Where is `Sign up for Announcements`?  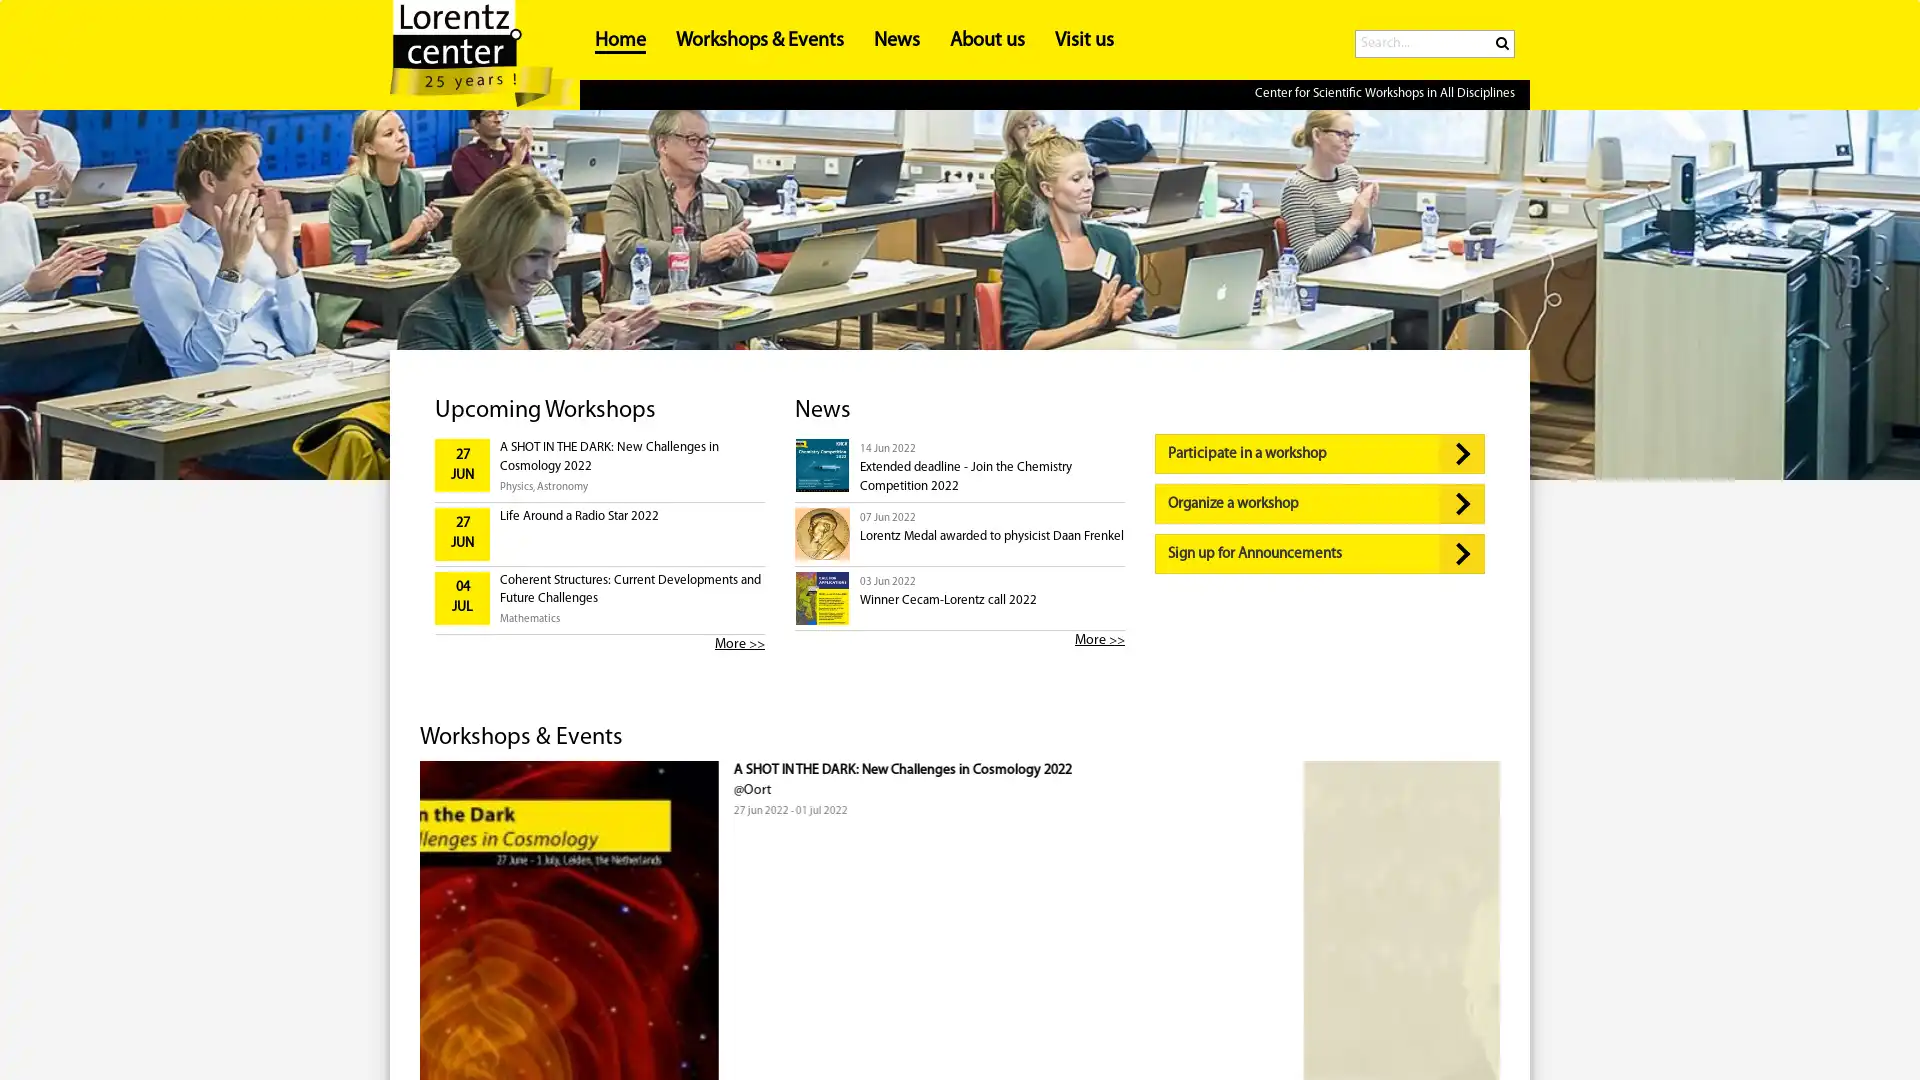
Sign up for Announcements is located at coordinates (1320, 554).